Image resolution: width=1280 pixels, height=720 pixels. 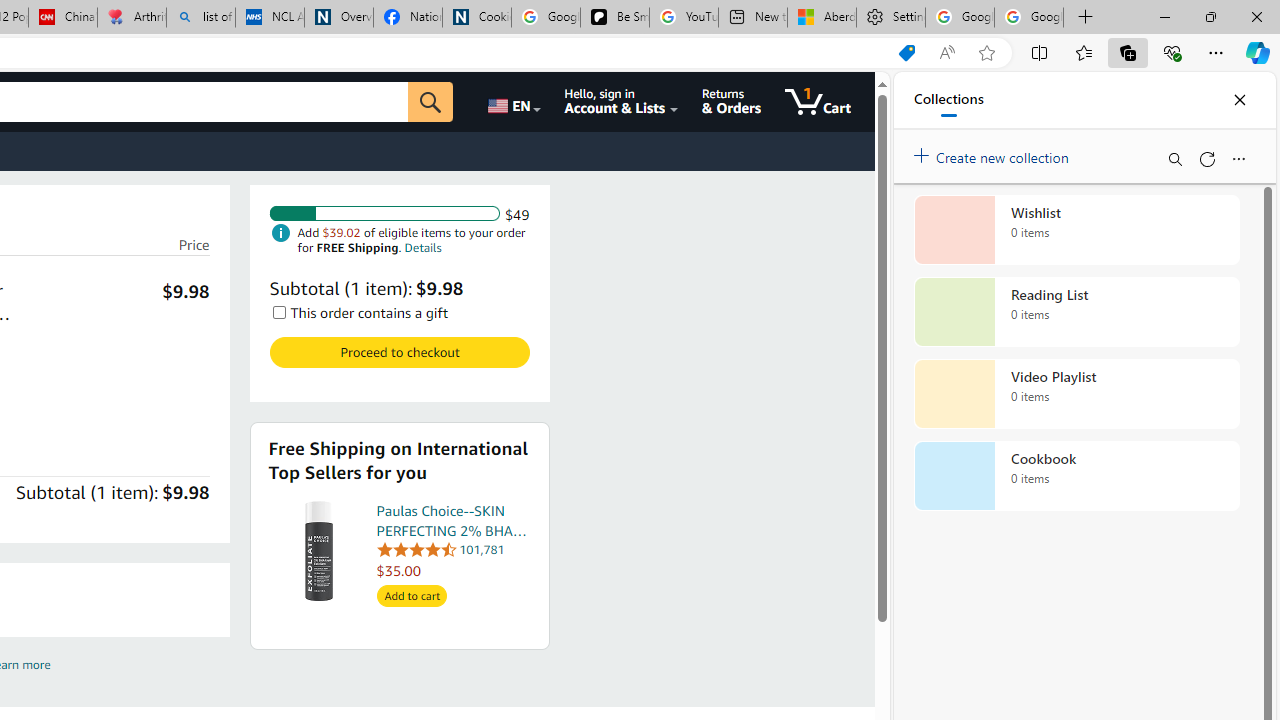 What do you see at coordinates (1076, 394) in the screenshot?
I see `'Video Playlist collection, 0 items'` at bounding box center [1076, 394].